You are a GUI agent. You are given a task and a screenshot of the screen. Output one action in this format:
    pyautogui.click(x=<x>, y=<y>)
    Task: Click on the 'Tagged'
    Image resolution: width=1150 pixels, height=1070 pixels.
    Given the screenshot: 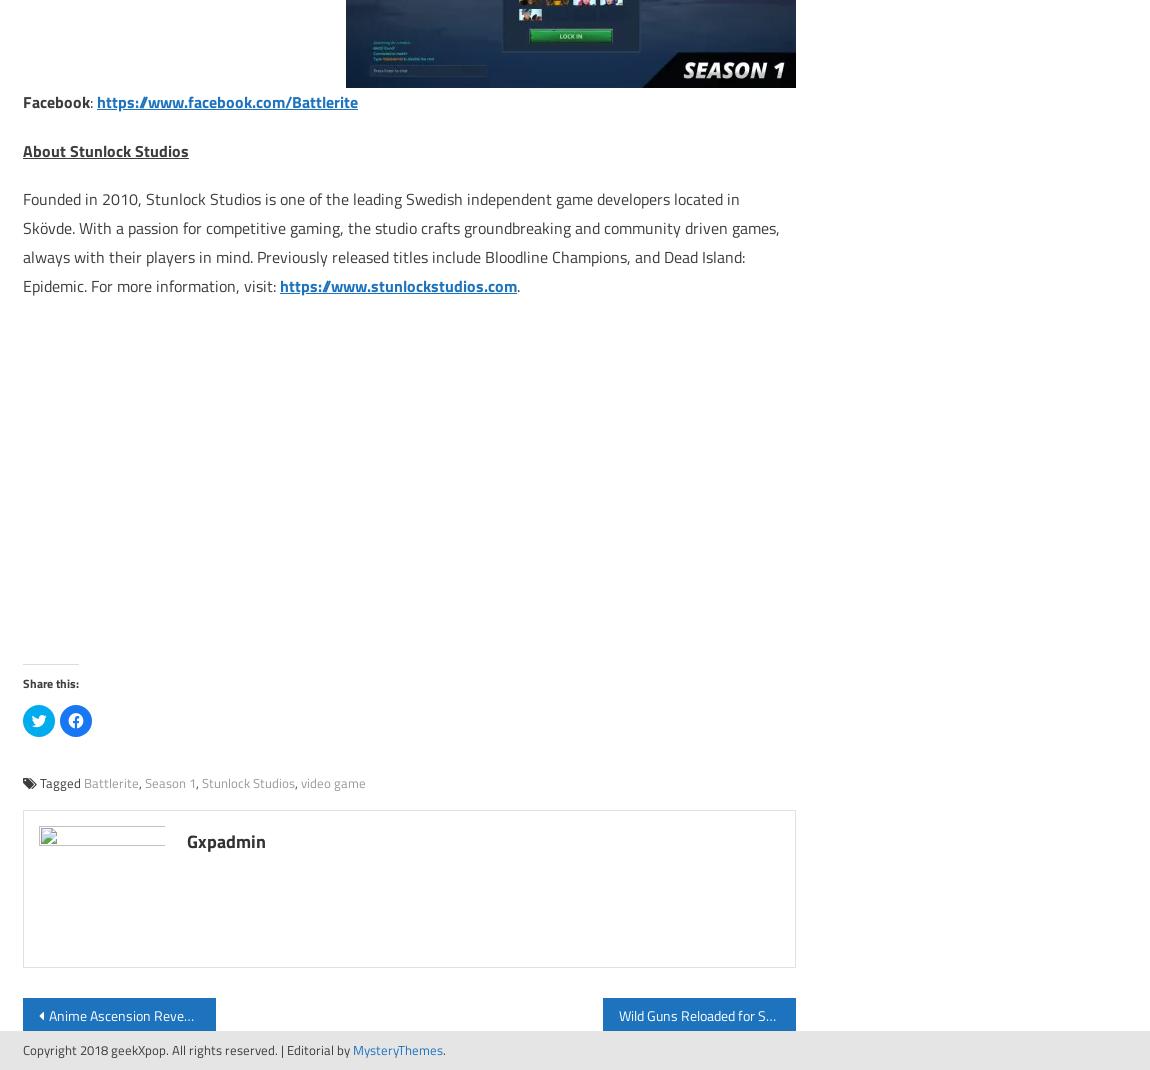 What is the action you would take?
    pyautogui.click(x=60, y=780)
    